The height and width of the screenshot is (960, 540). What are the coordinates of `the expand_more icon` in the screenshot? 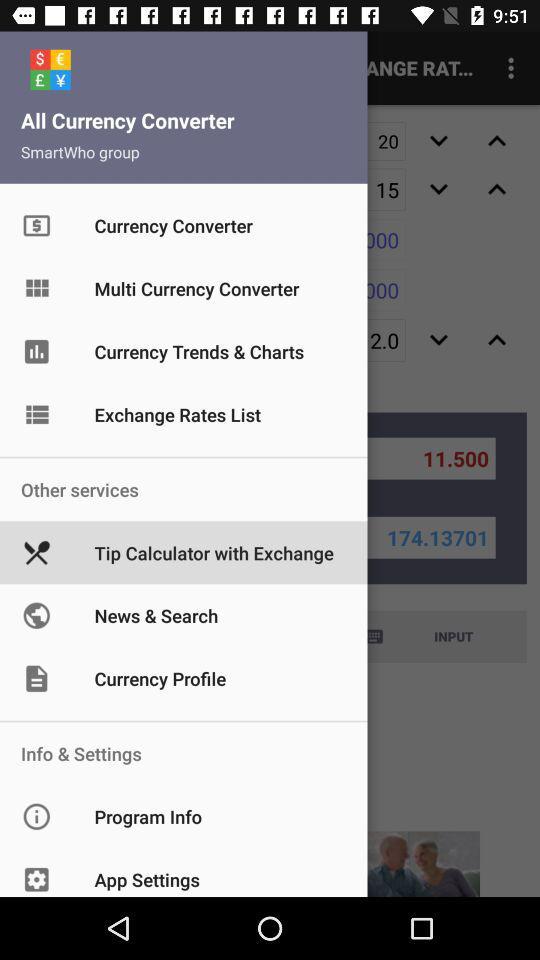 It's located at (437, 140).